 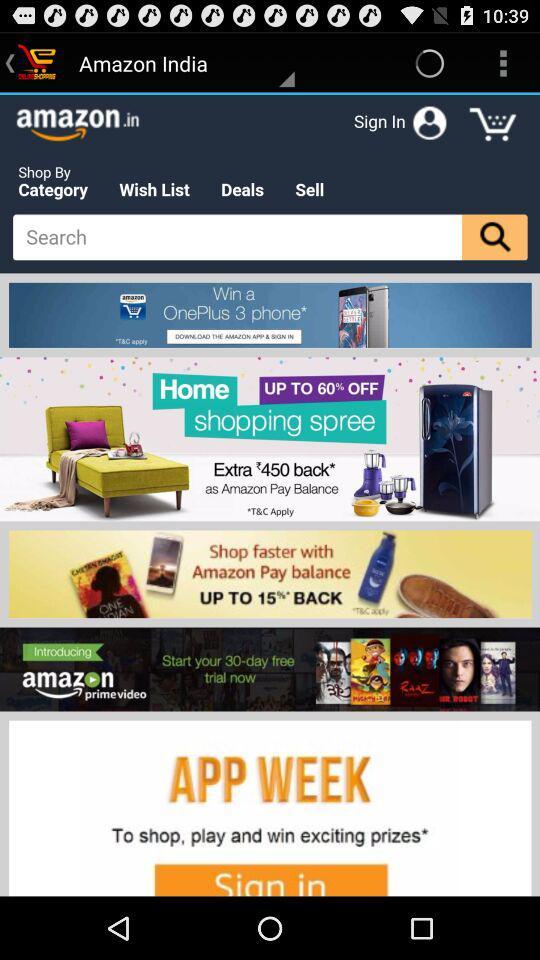 I want to click on advertisement link, so click(x=270, y=494).